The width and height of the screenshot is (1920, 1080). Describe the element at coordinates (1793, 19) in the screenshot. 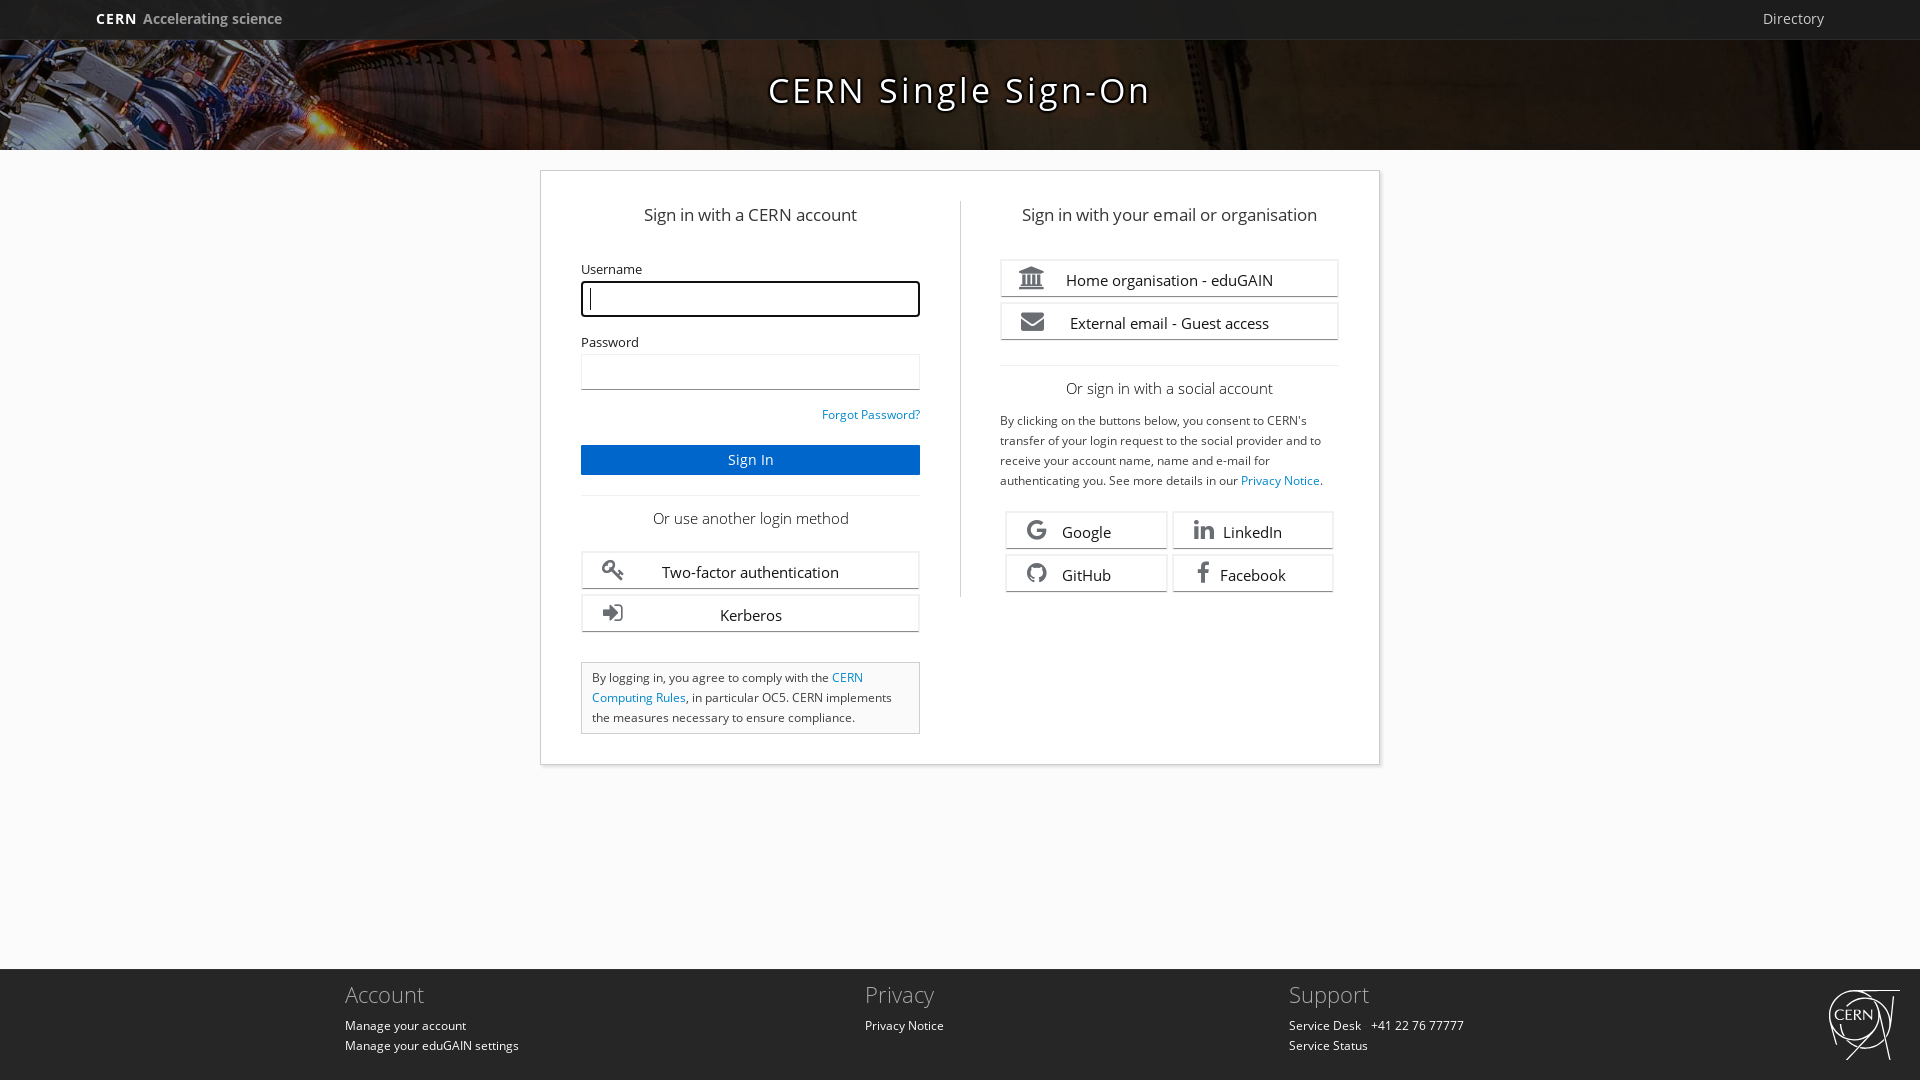

I see `'Directory'` at that location.